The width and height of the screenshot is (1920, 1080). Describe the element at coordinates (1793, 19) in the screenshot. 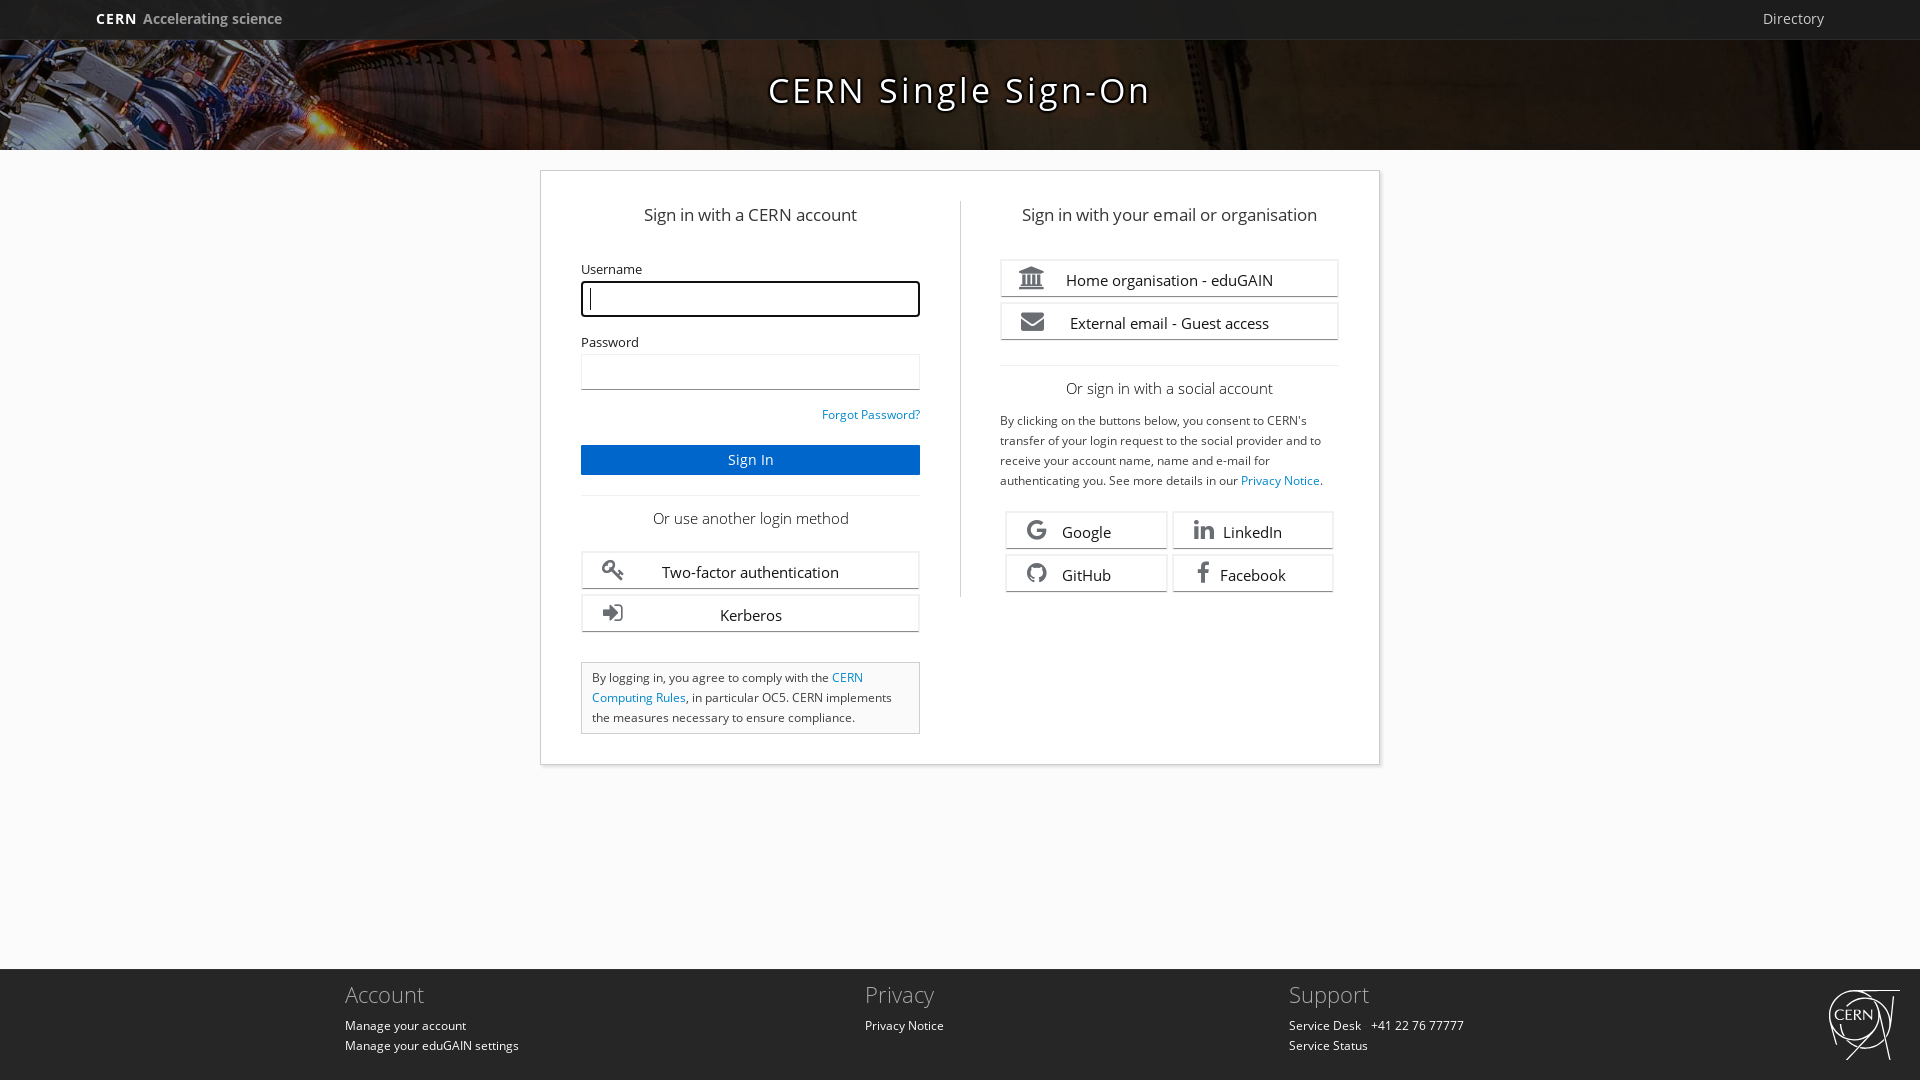

I see `'Directory'` at that location.